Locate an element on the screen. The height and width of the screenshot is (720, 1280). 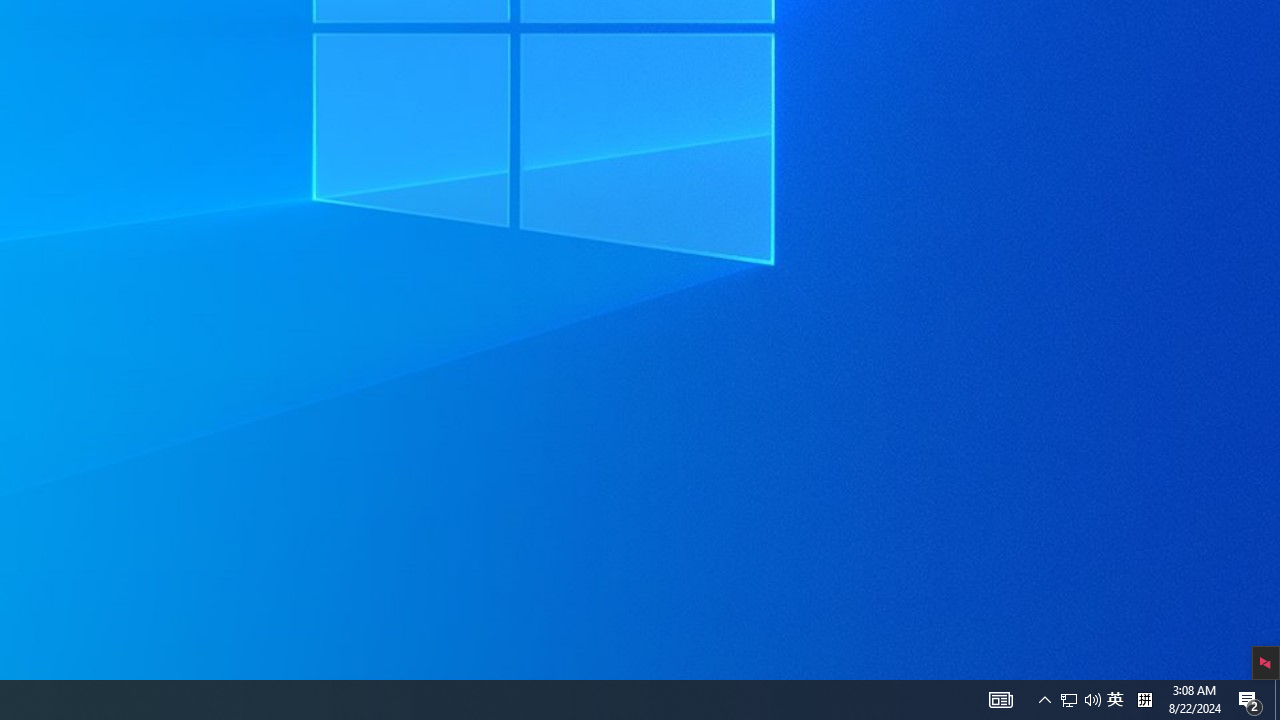
'Q2790: 100%' is located at coordinates (1092, 698).